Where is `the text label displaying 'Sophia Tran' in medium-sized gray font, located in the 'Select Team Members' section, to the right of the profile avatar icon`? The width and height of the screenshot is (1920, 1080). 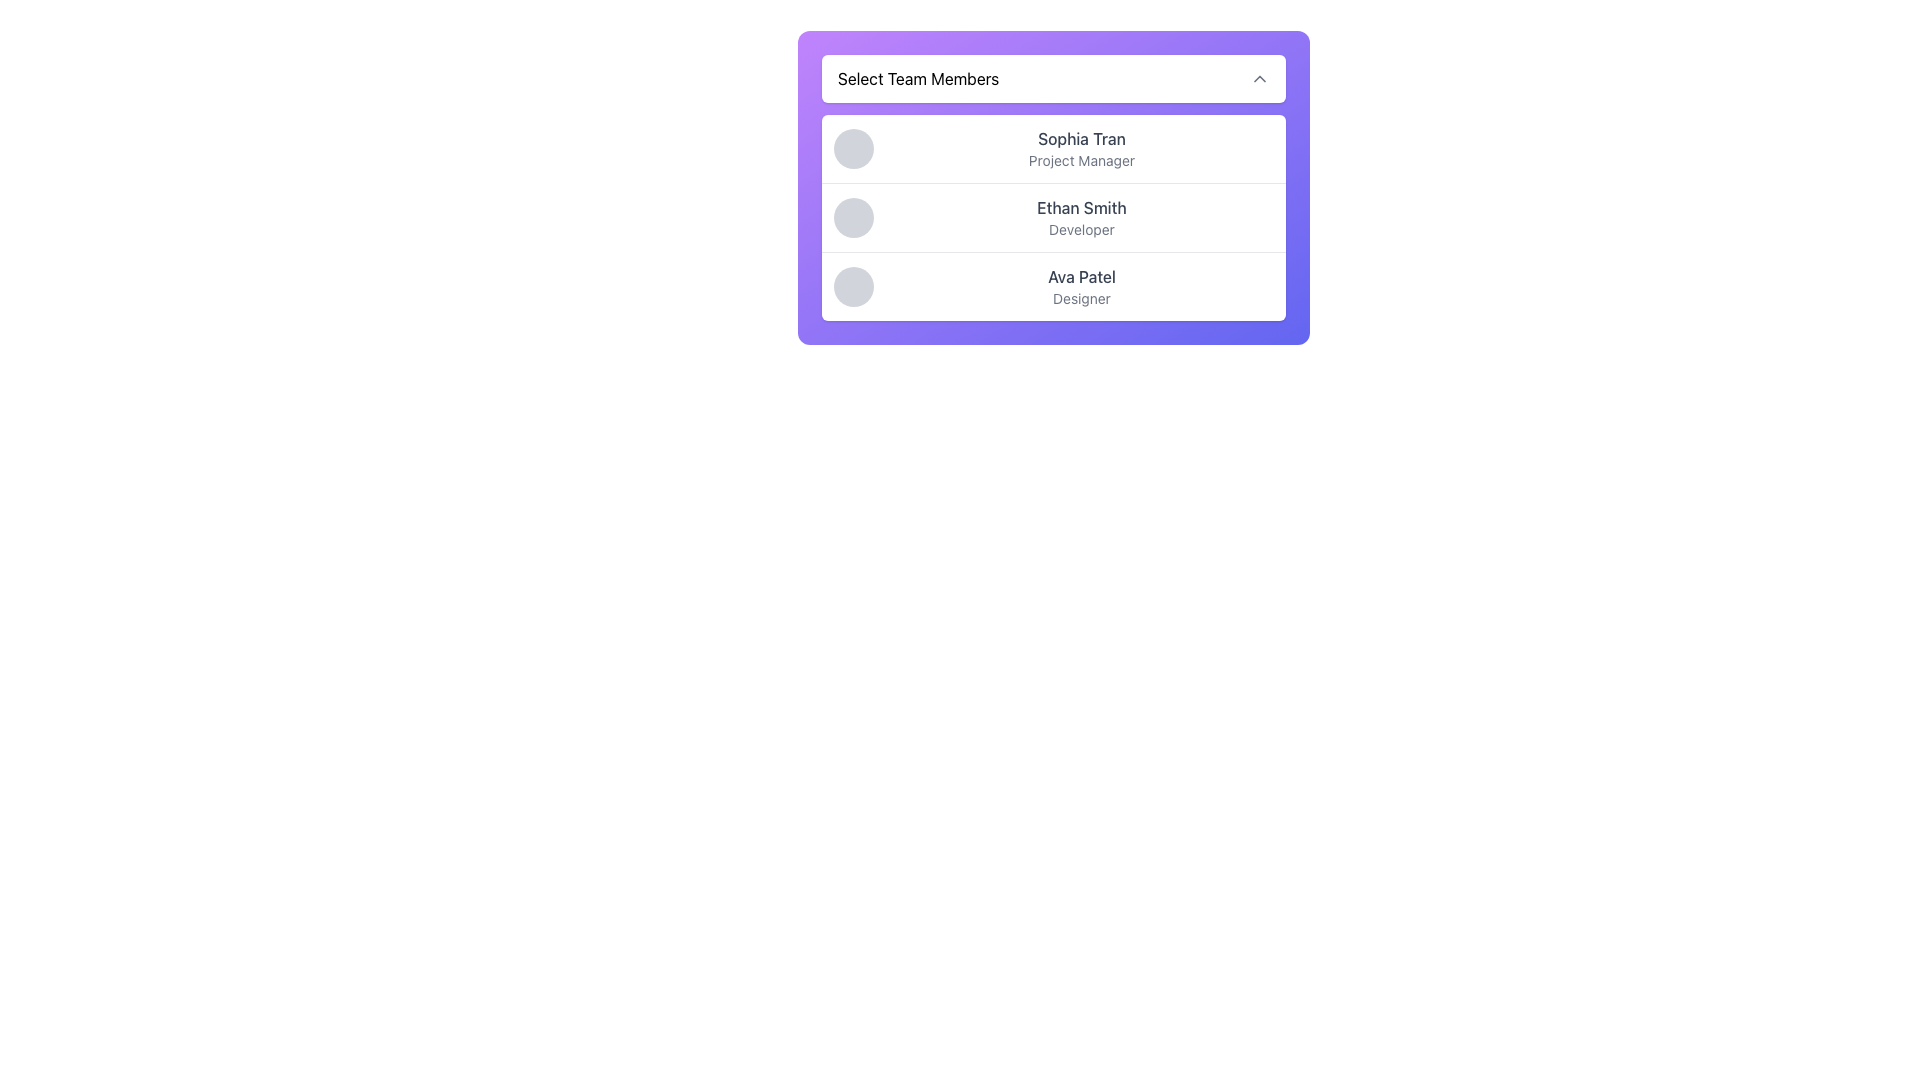 the text label displaying 'Sophia Tran' in medium-sized gray font, located in the 'Select Team Members' section, to the right of the profile avatar icon is located at coordinates (1080, 137).